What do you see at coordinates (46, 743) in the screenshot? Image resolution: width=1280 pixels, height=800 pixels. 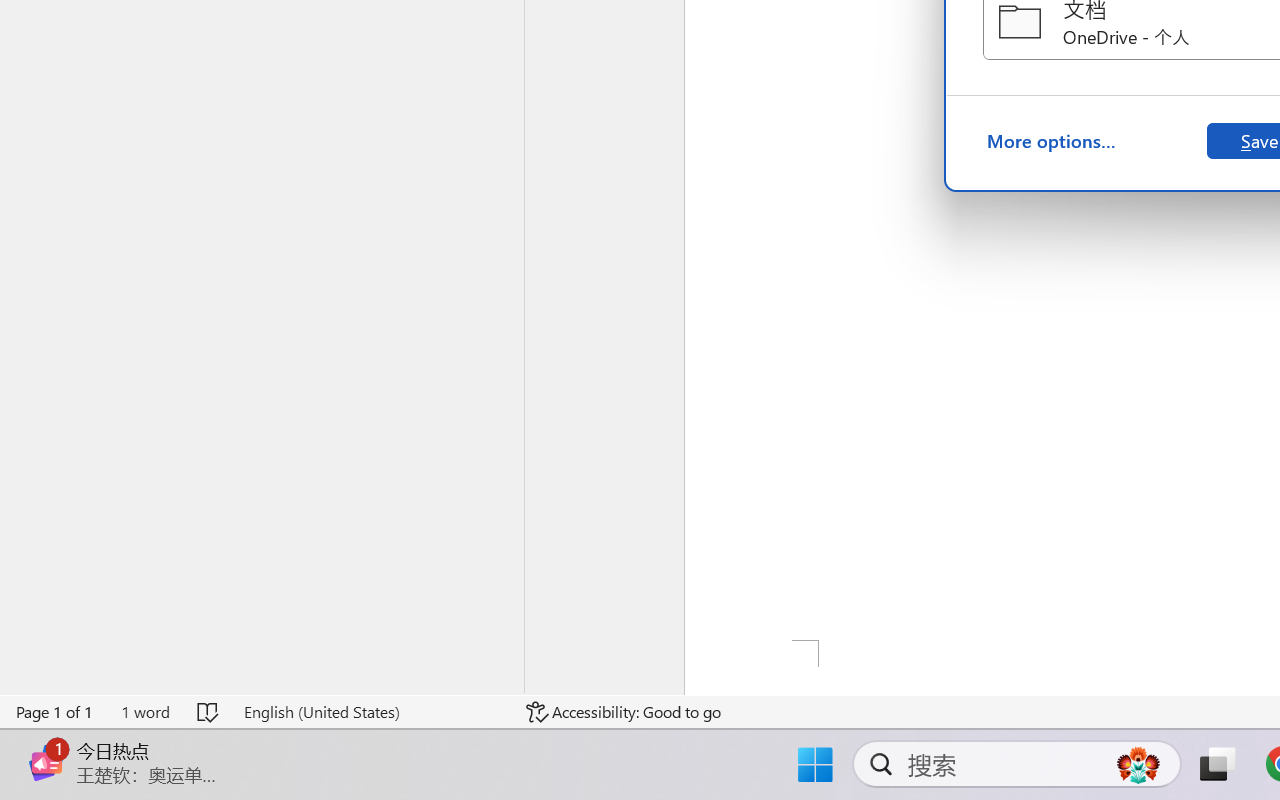 I see `'AutomationID: BadgeAnchorLargeTicker'` at bounding box center [46, 743].